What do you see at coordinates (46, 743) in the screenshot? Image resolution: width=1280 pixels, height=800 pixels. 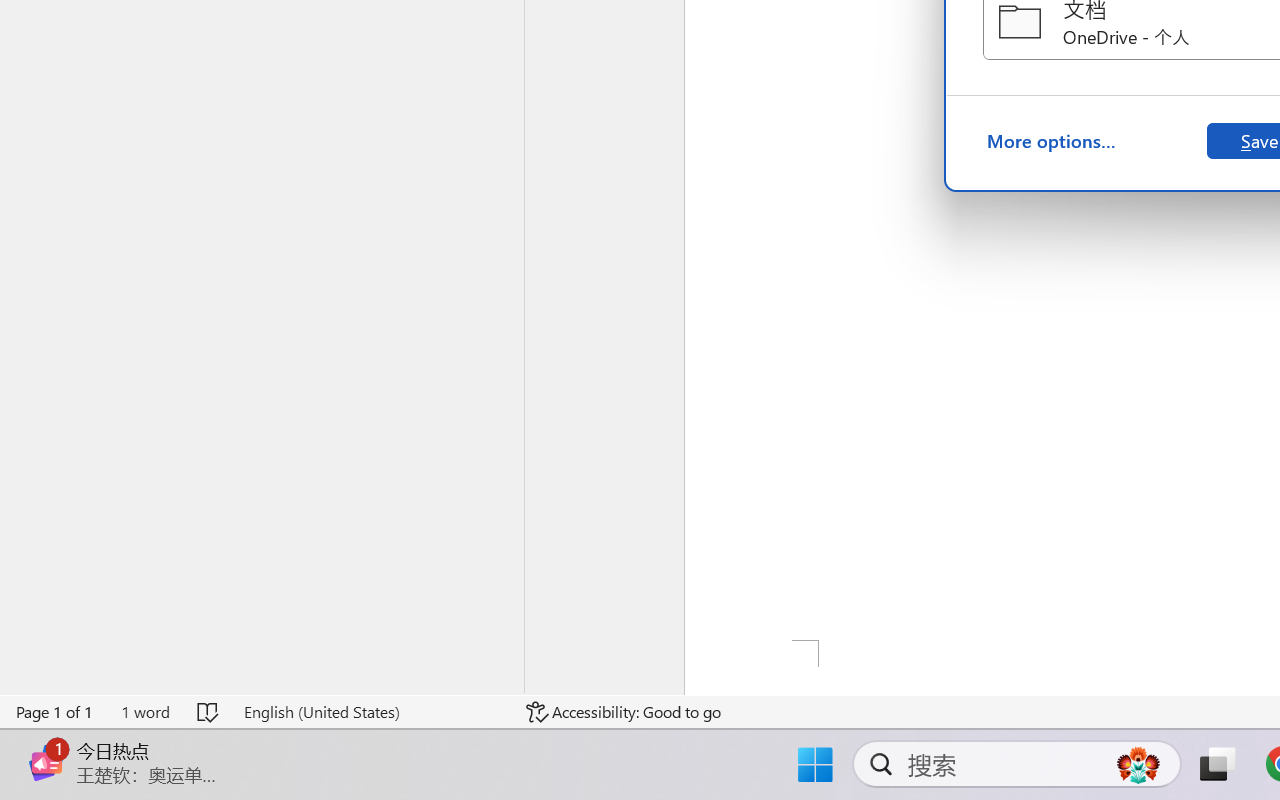 I see `'AutomationID: BadgeAnchorLargeTicker'` at bounding box center [46, 743].